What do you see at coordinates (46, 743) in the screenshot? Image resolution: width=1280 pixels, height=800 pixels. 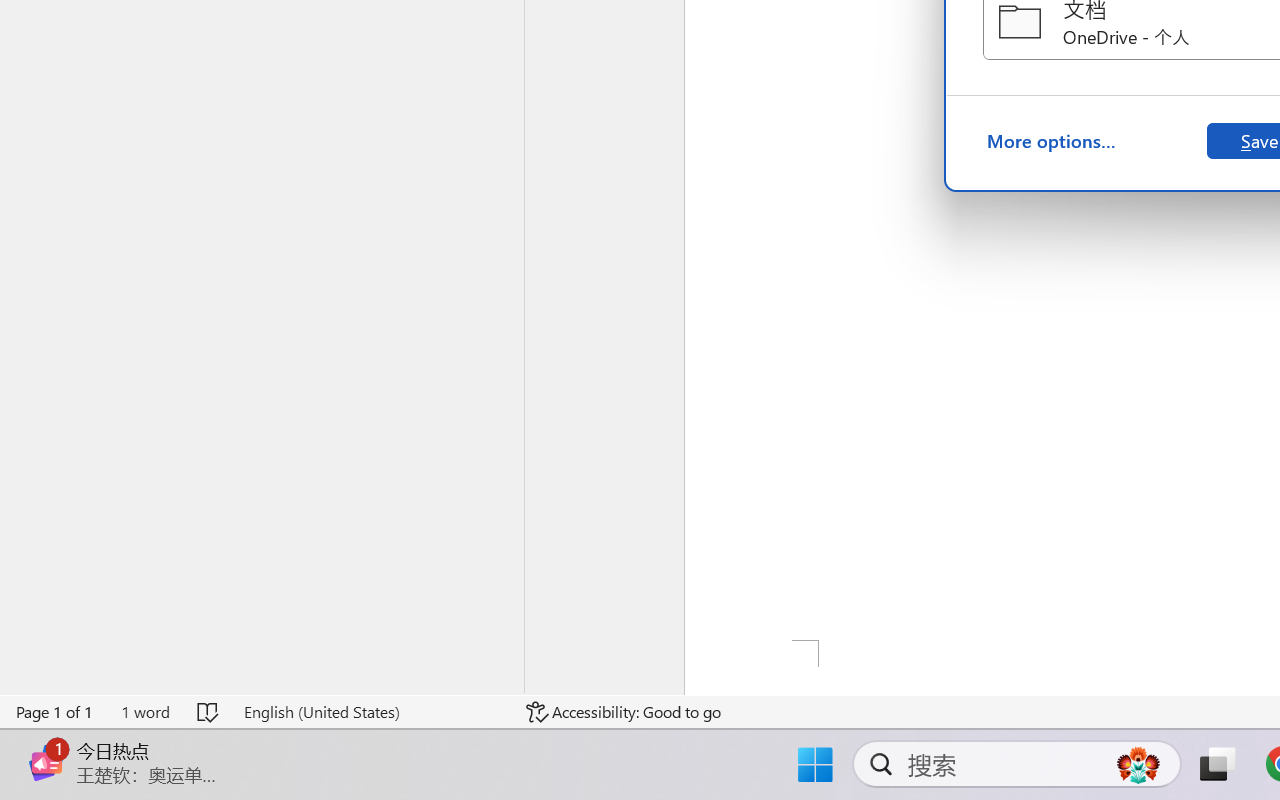 I see `'AutomationID: BadgeAnchorLargeTicker'` at bounding box center [46, 743].